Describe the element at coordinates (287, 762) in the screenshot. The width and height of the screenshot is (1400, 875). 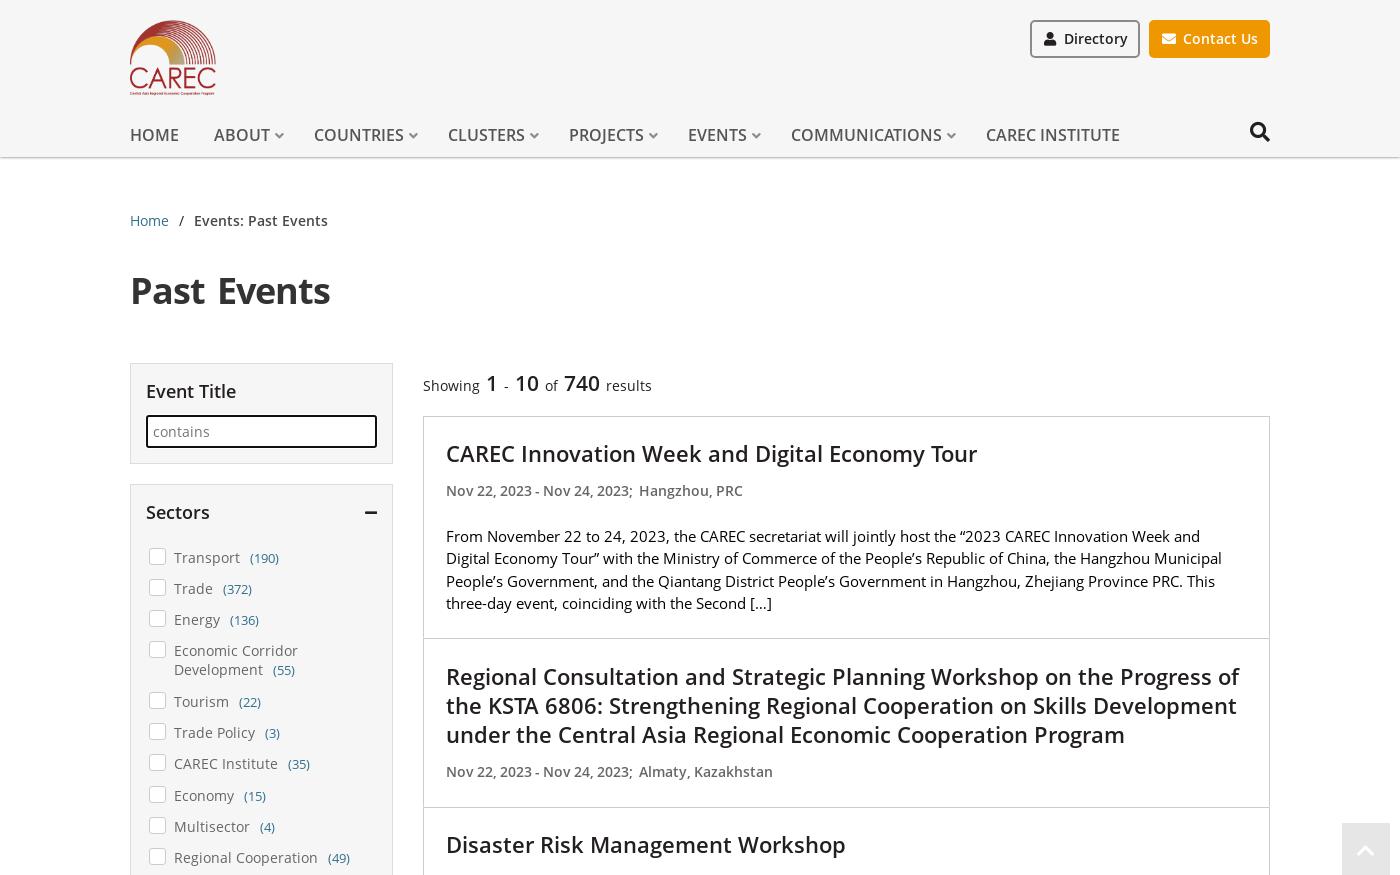
I see `'(35)'` at that location.